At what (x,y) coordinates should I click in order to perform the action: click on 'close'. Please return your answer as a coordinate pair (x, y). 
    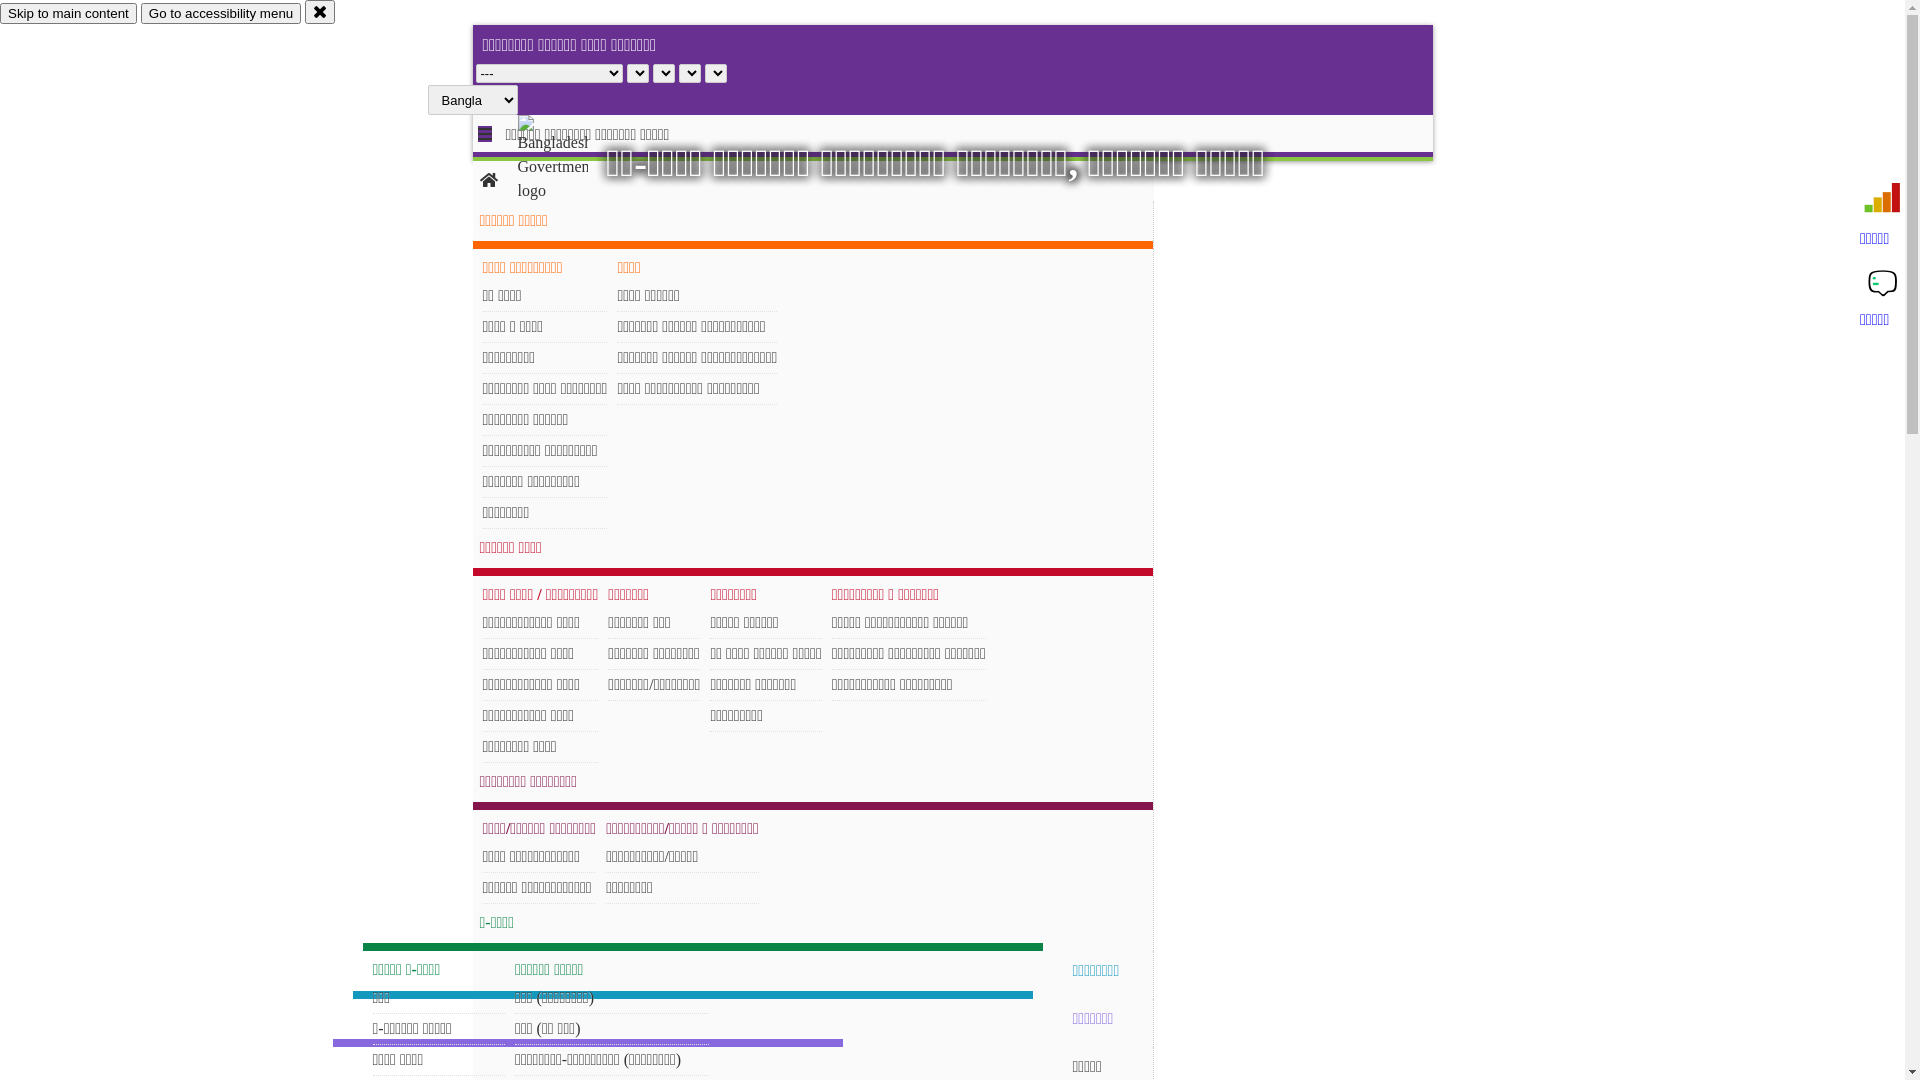
    Looking at the image, I should click on (320, 11).